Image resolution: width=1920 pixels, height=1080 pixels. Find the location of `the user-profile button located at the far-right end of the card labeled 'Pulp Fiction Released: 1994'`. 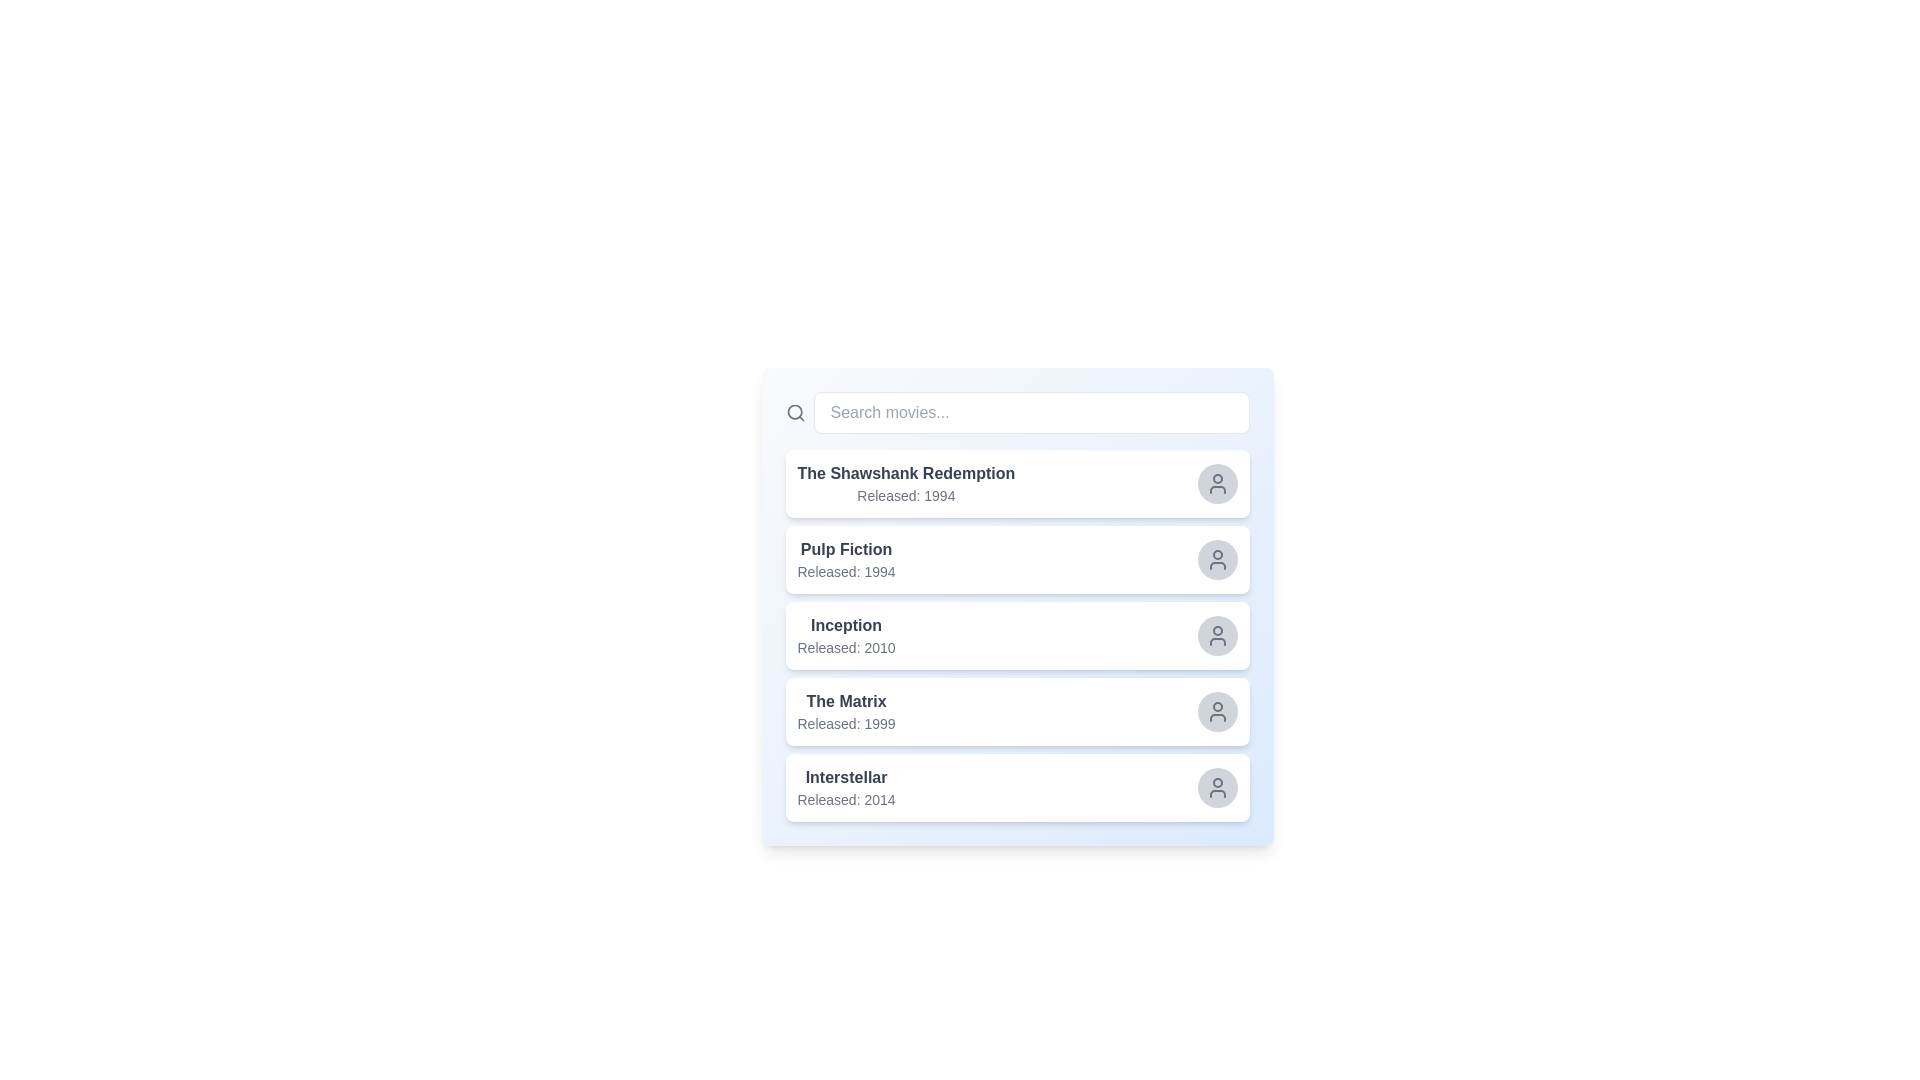

the user-profile button located at the far-right end of the card labeled 'Pulp Fiction Released: 1994' is located at coordinates (1216, 559).